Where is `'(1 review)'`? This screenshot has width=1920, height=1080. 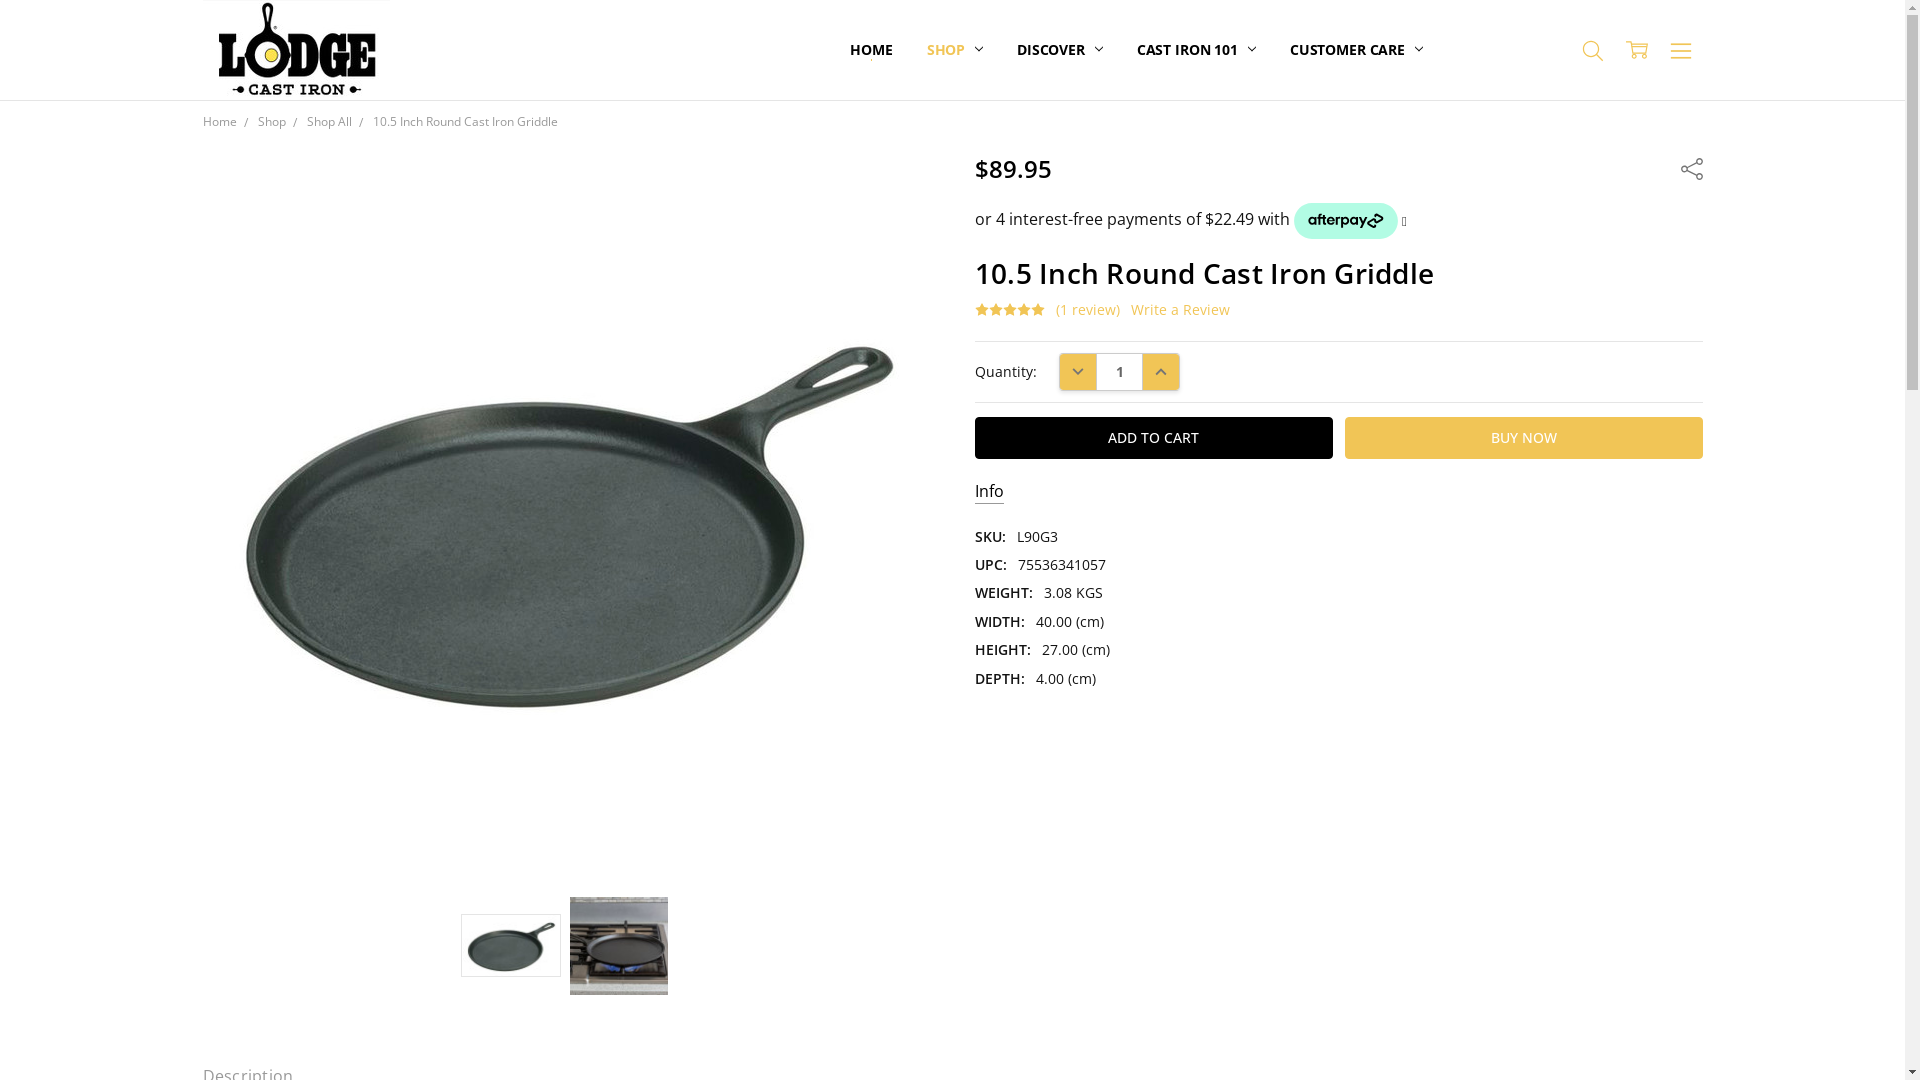 '(1 review)' is located at coordinates (1087, 309).